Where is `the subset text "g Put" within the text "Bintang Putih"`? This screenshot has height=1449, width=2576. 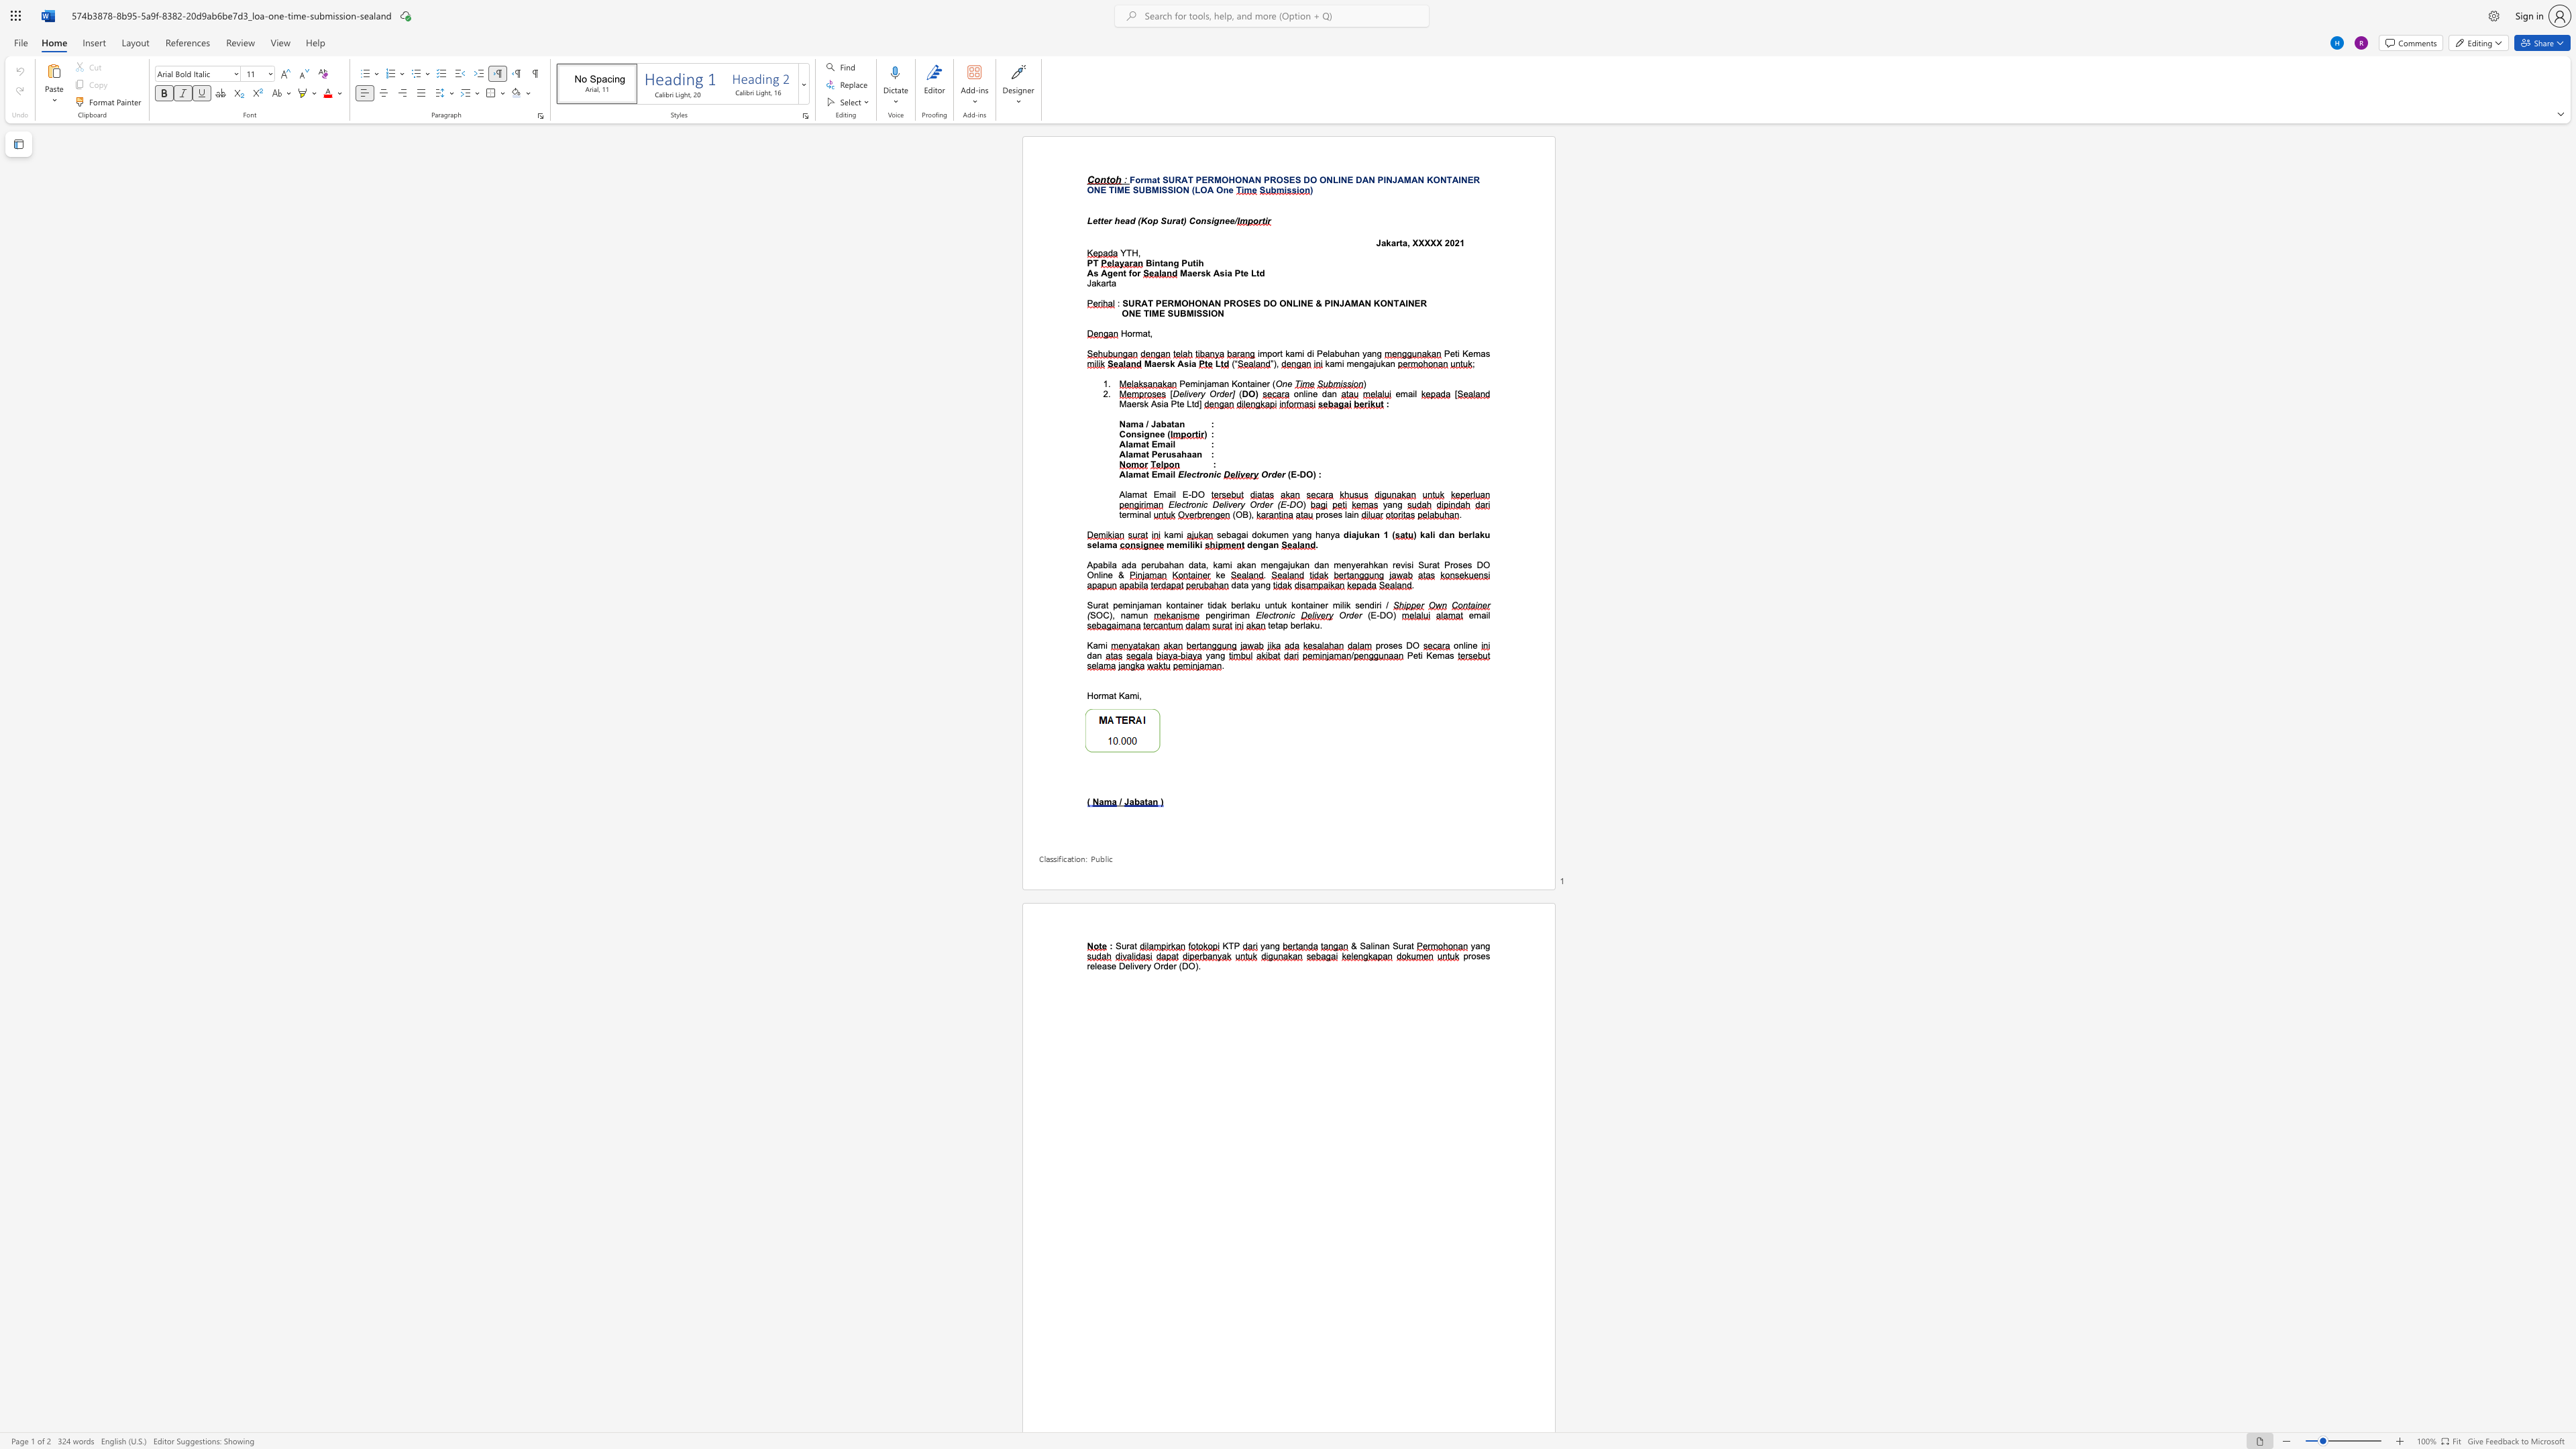
the subset text "g Put" within the text "Bintang Putih" is located at coordinates (1172, 263).